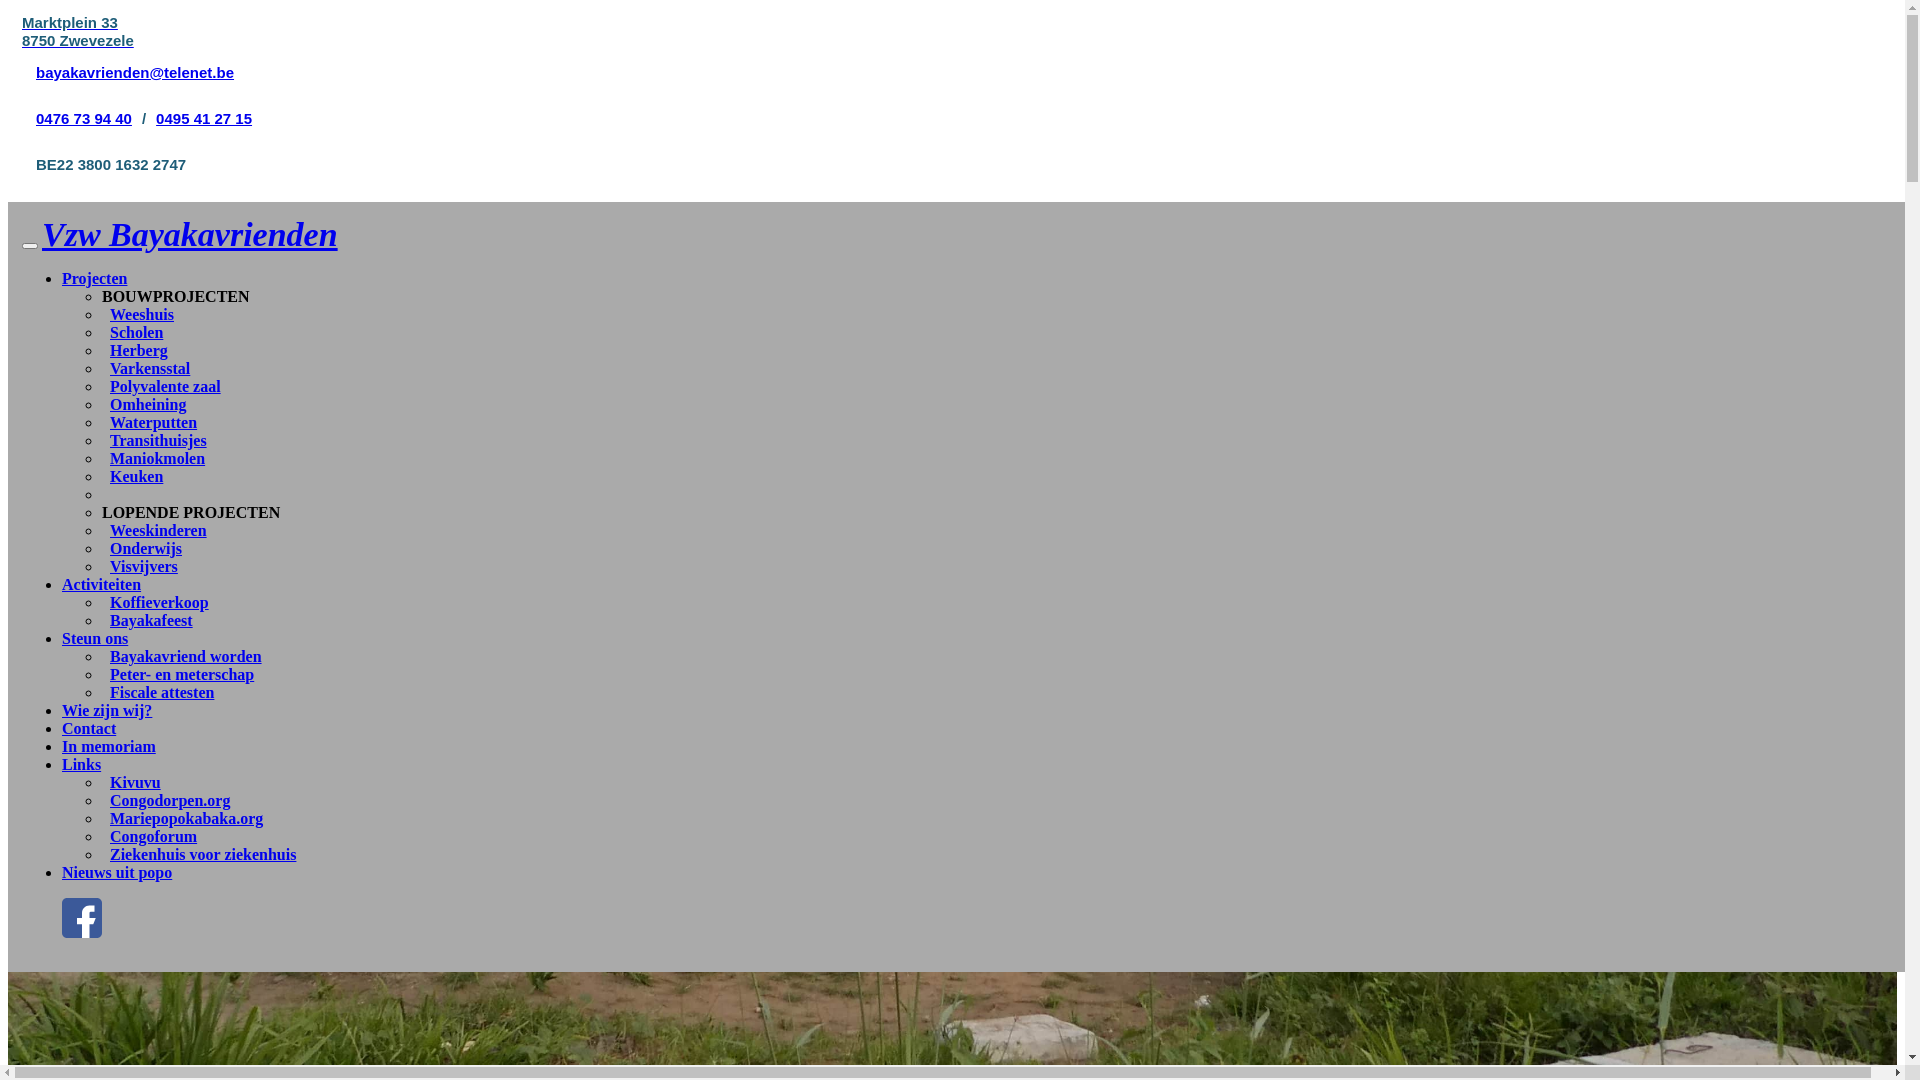 This screenshot has height=1080, width=1920. Describe the element at coordinates (161, 386) in the screenshot. I see `'Polyvalente zaal'` at that location.